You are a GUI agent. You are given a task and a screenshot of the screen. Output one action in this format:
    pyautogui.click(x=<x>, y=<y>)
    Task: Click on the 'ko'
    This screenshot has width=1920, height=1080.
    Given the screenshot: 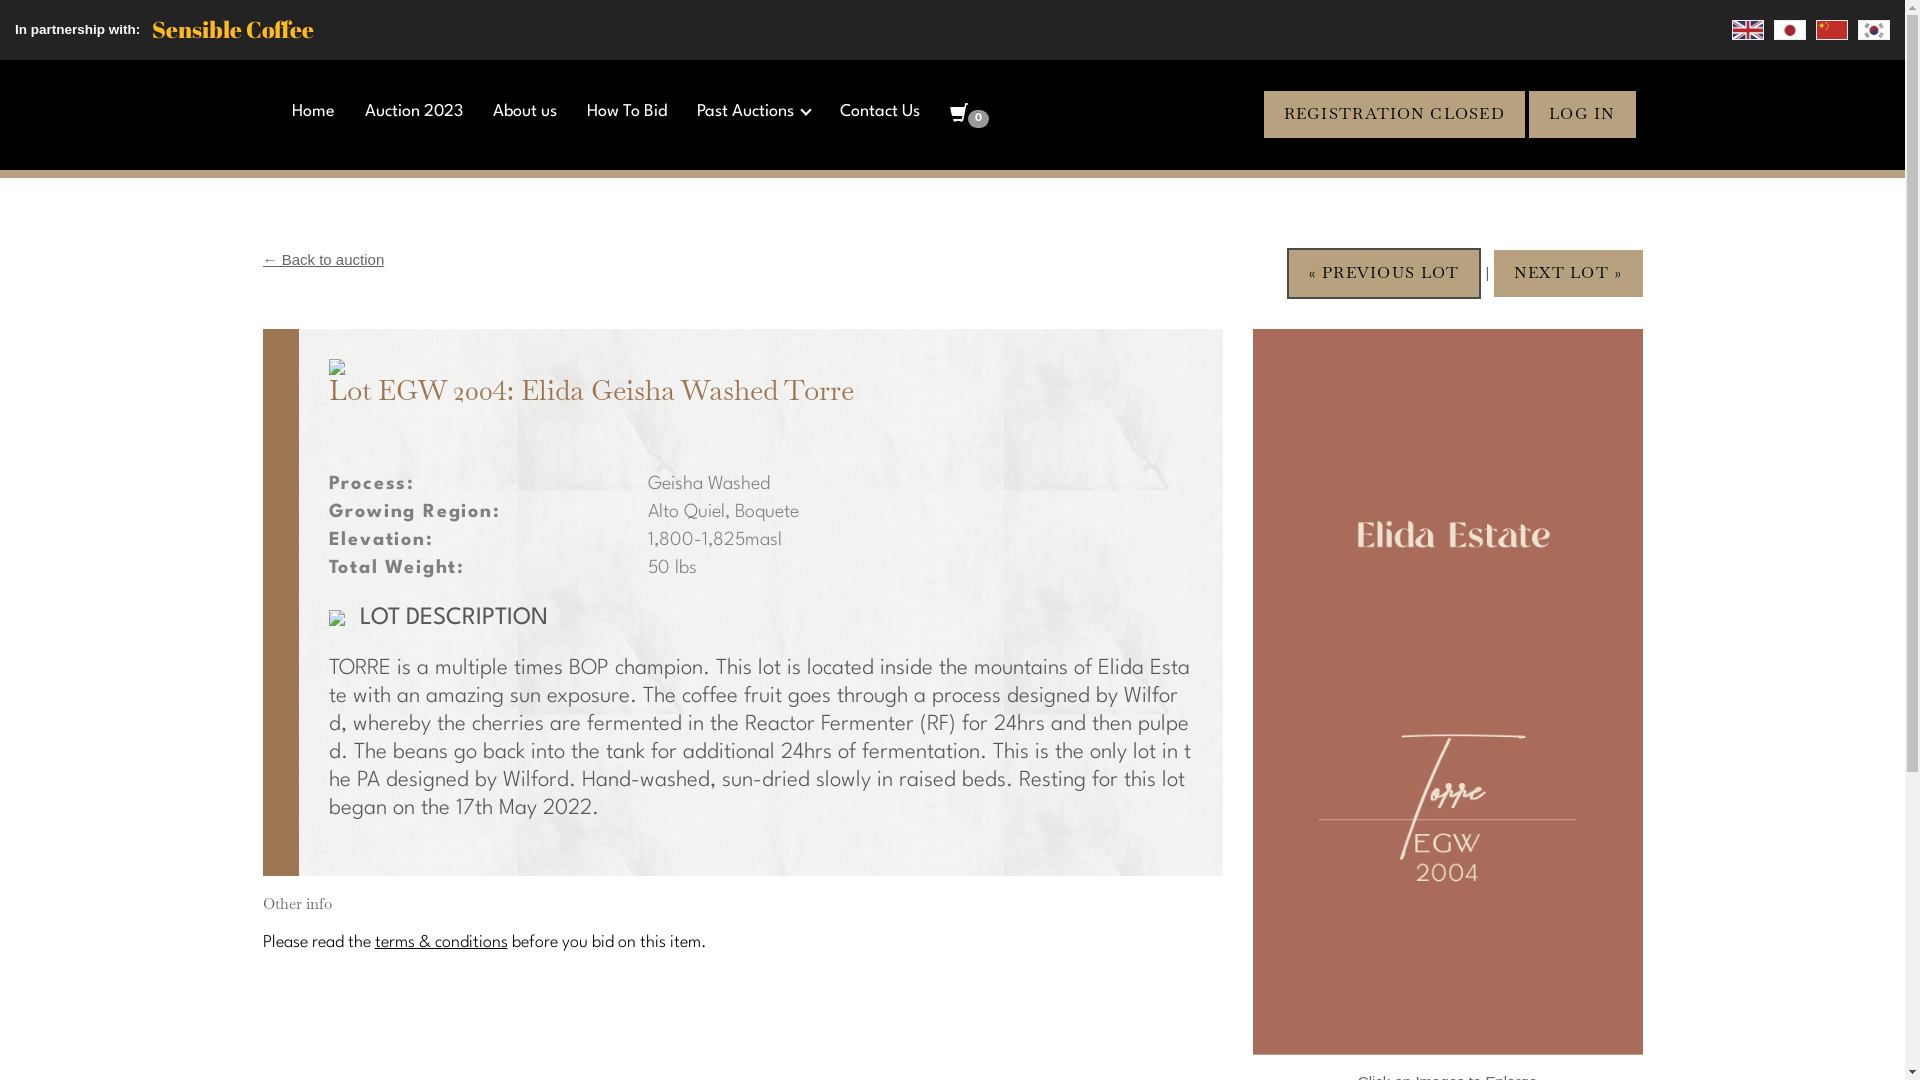 What is the action you would take?
    pyautogui.click(x=1872, y=30)
    